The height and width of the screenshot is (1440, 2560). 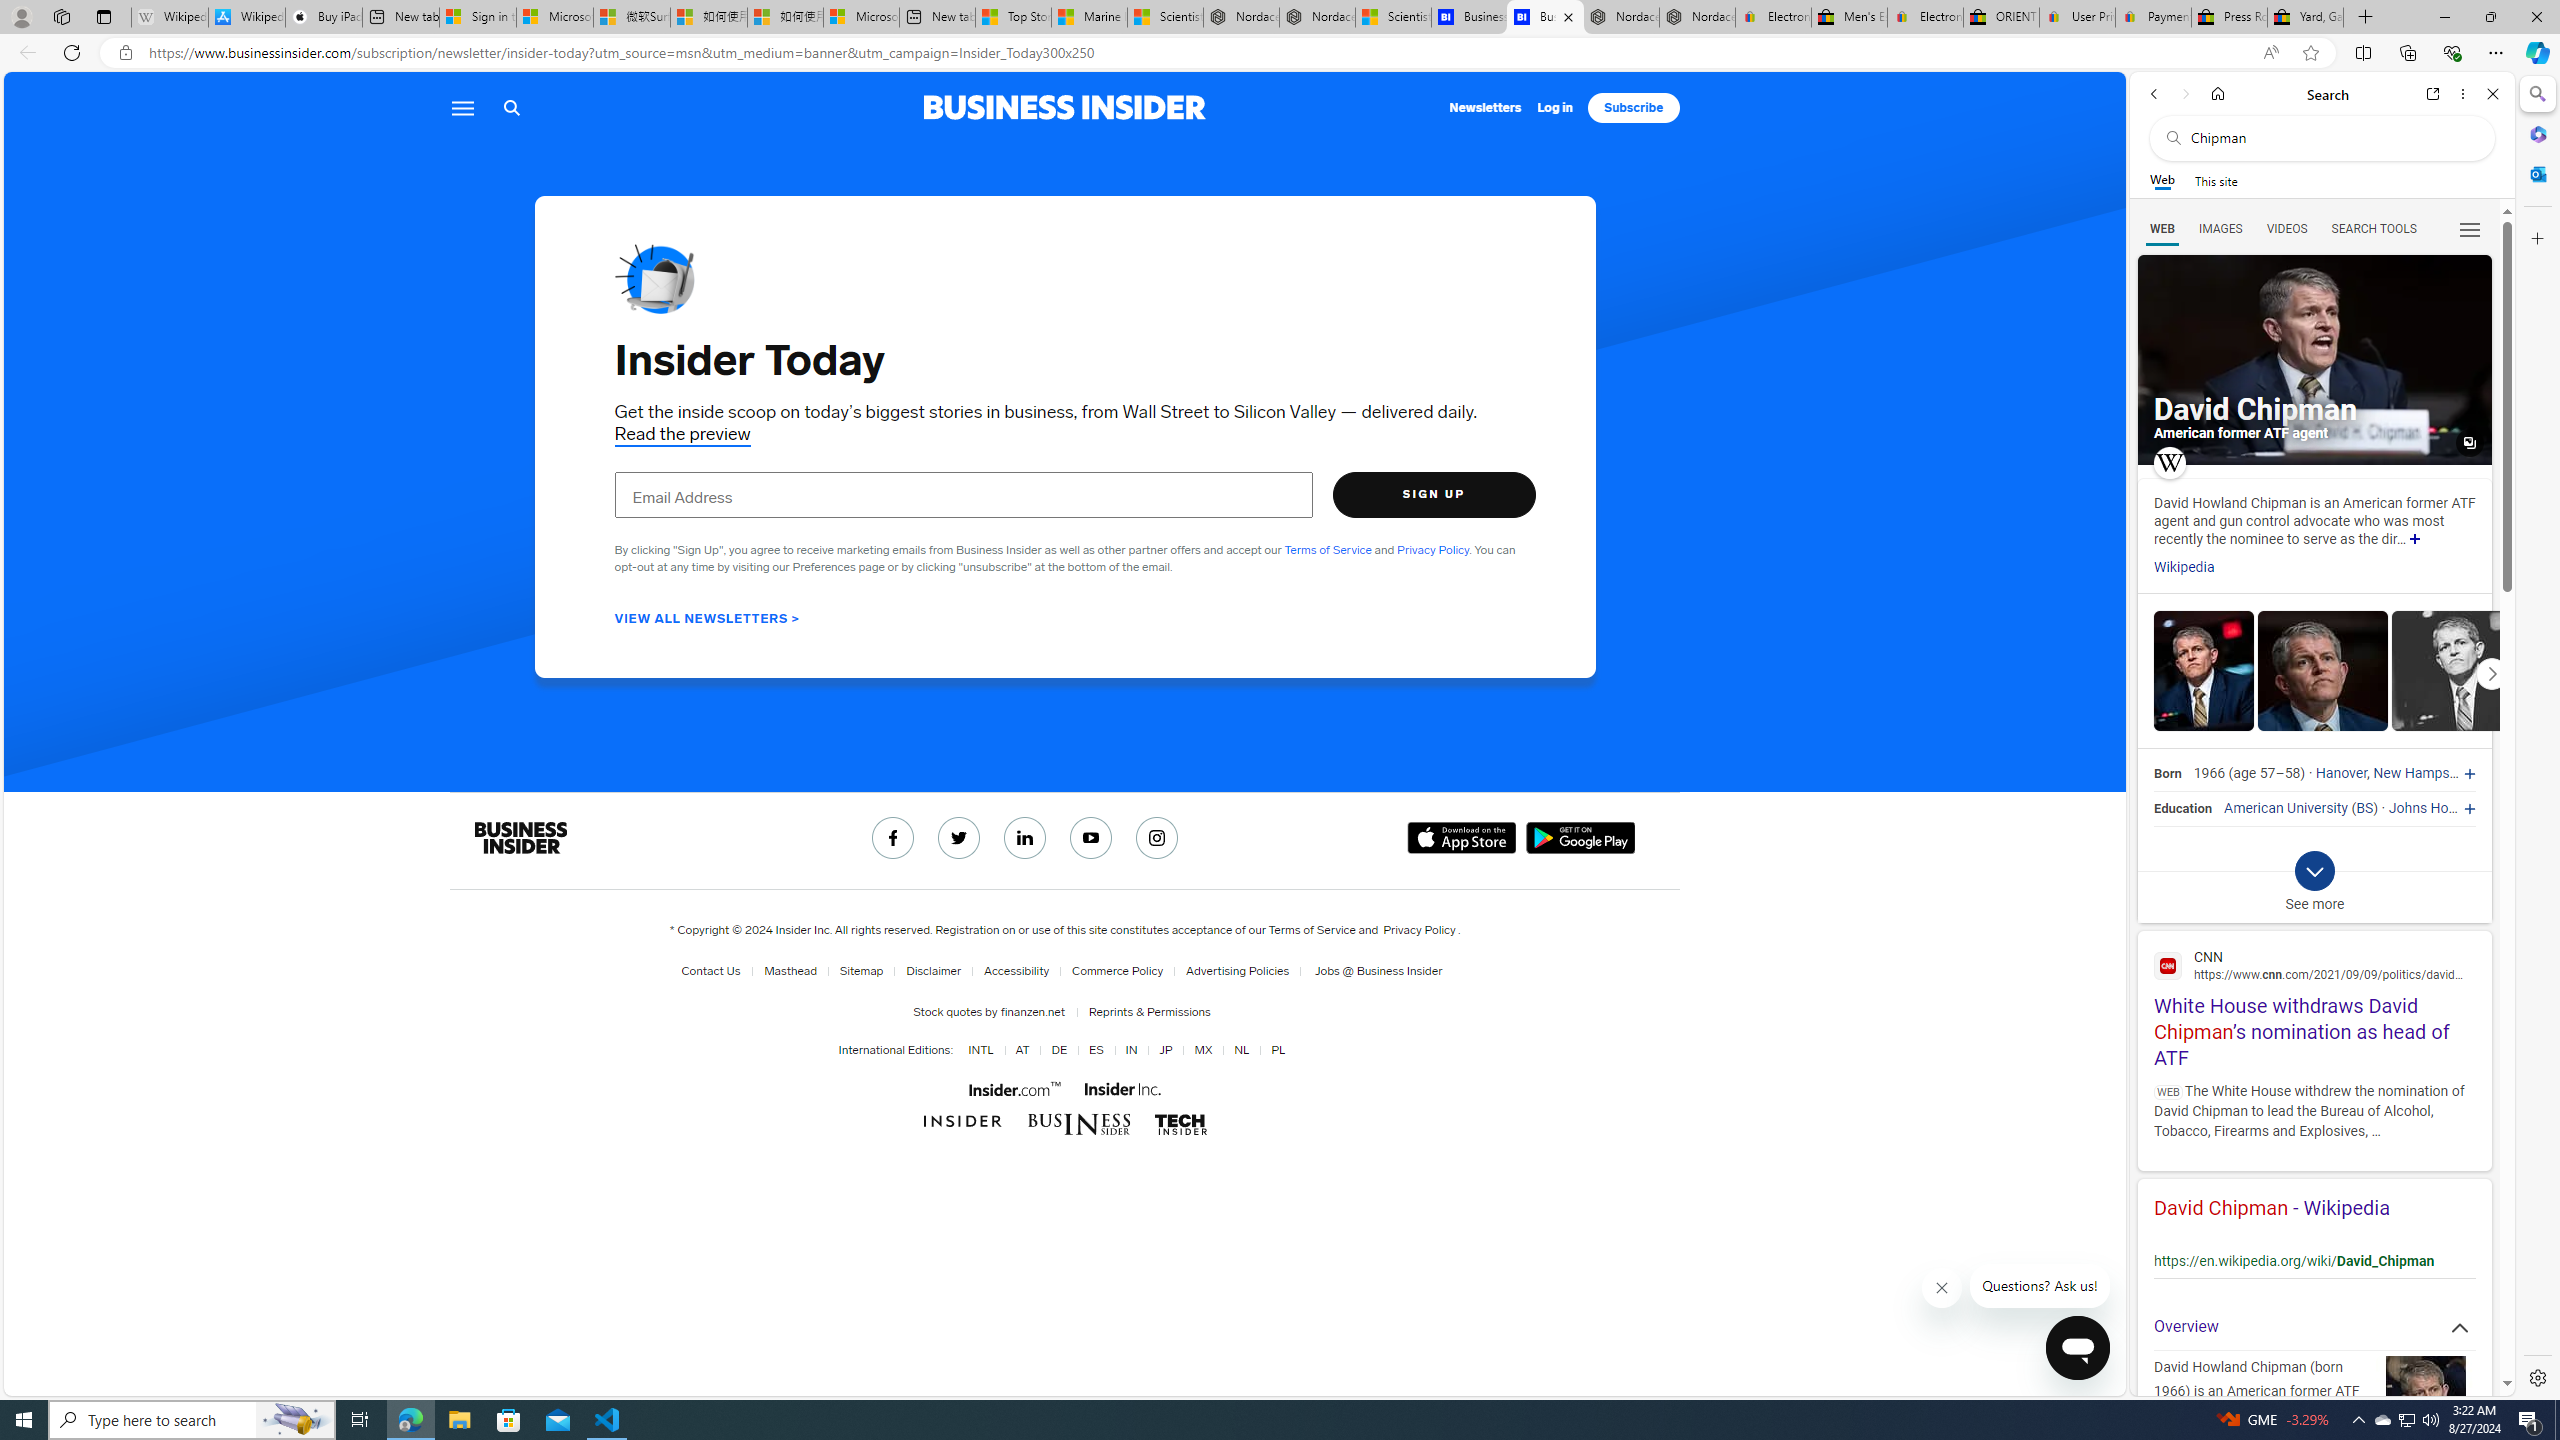 I want to click on 'BS', so click(x=2364, y=808).